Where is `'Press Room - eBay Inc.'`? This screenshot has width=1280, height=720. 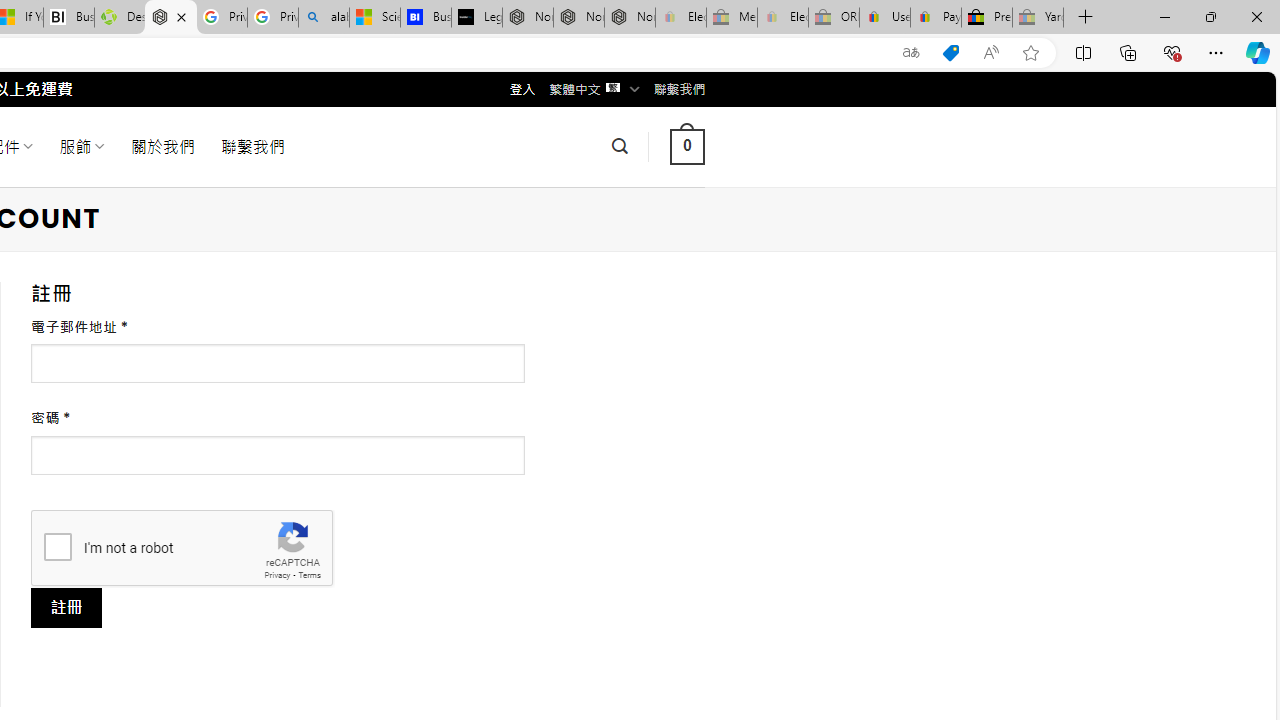 'Press Room - eBay Inc.' is located at coordinates (987, 17).